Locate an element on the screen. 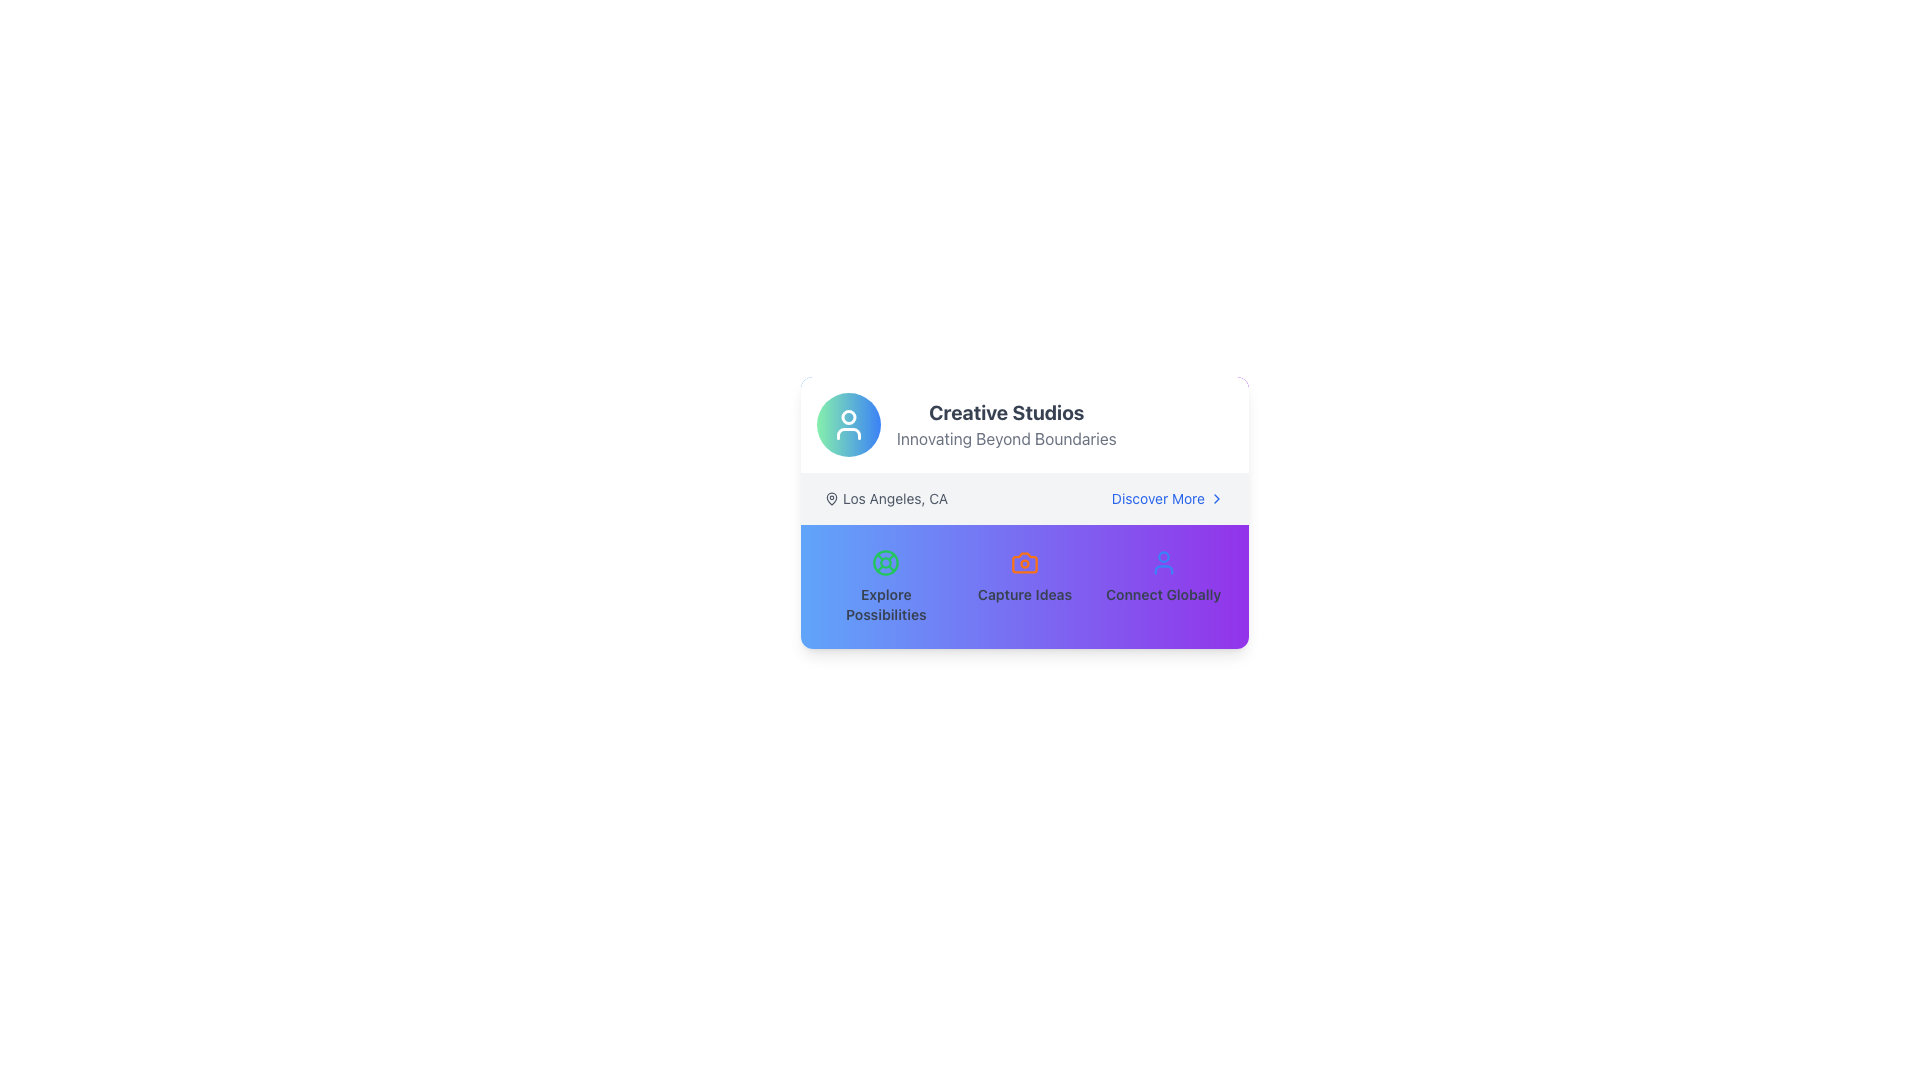 This screenshot has height=1080, width=1920. the camera icon element that is located centrally in the second icon from the left in a row of three icons at the bottom section of the card interface, which is positioned slightly above the text labeled 'Capture Ideas' is located at coordinates (1024, 563).